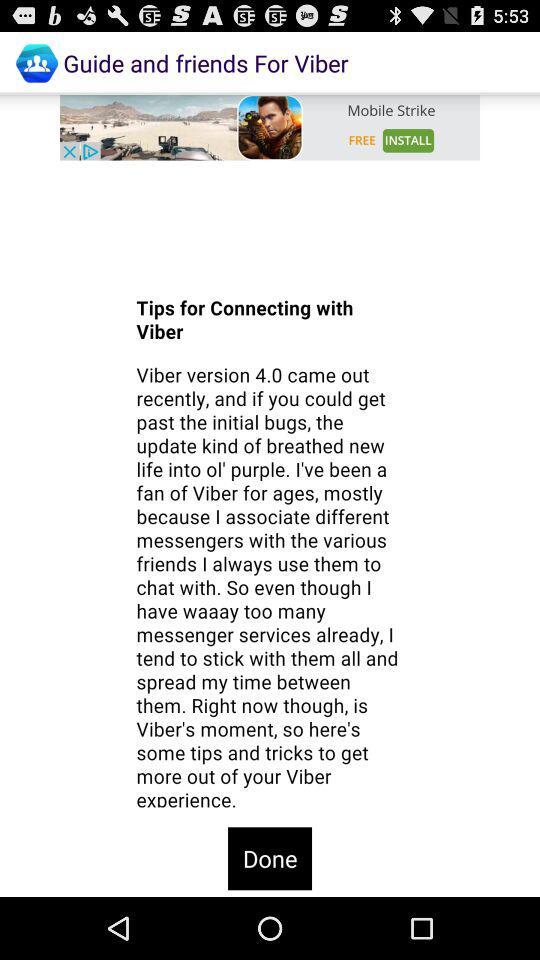  What do you see at coordinates (270, 126) in the screenshot?
I see `the advertisement` at bounding box center [270, 126].